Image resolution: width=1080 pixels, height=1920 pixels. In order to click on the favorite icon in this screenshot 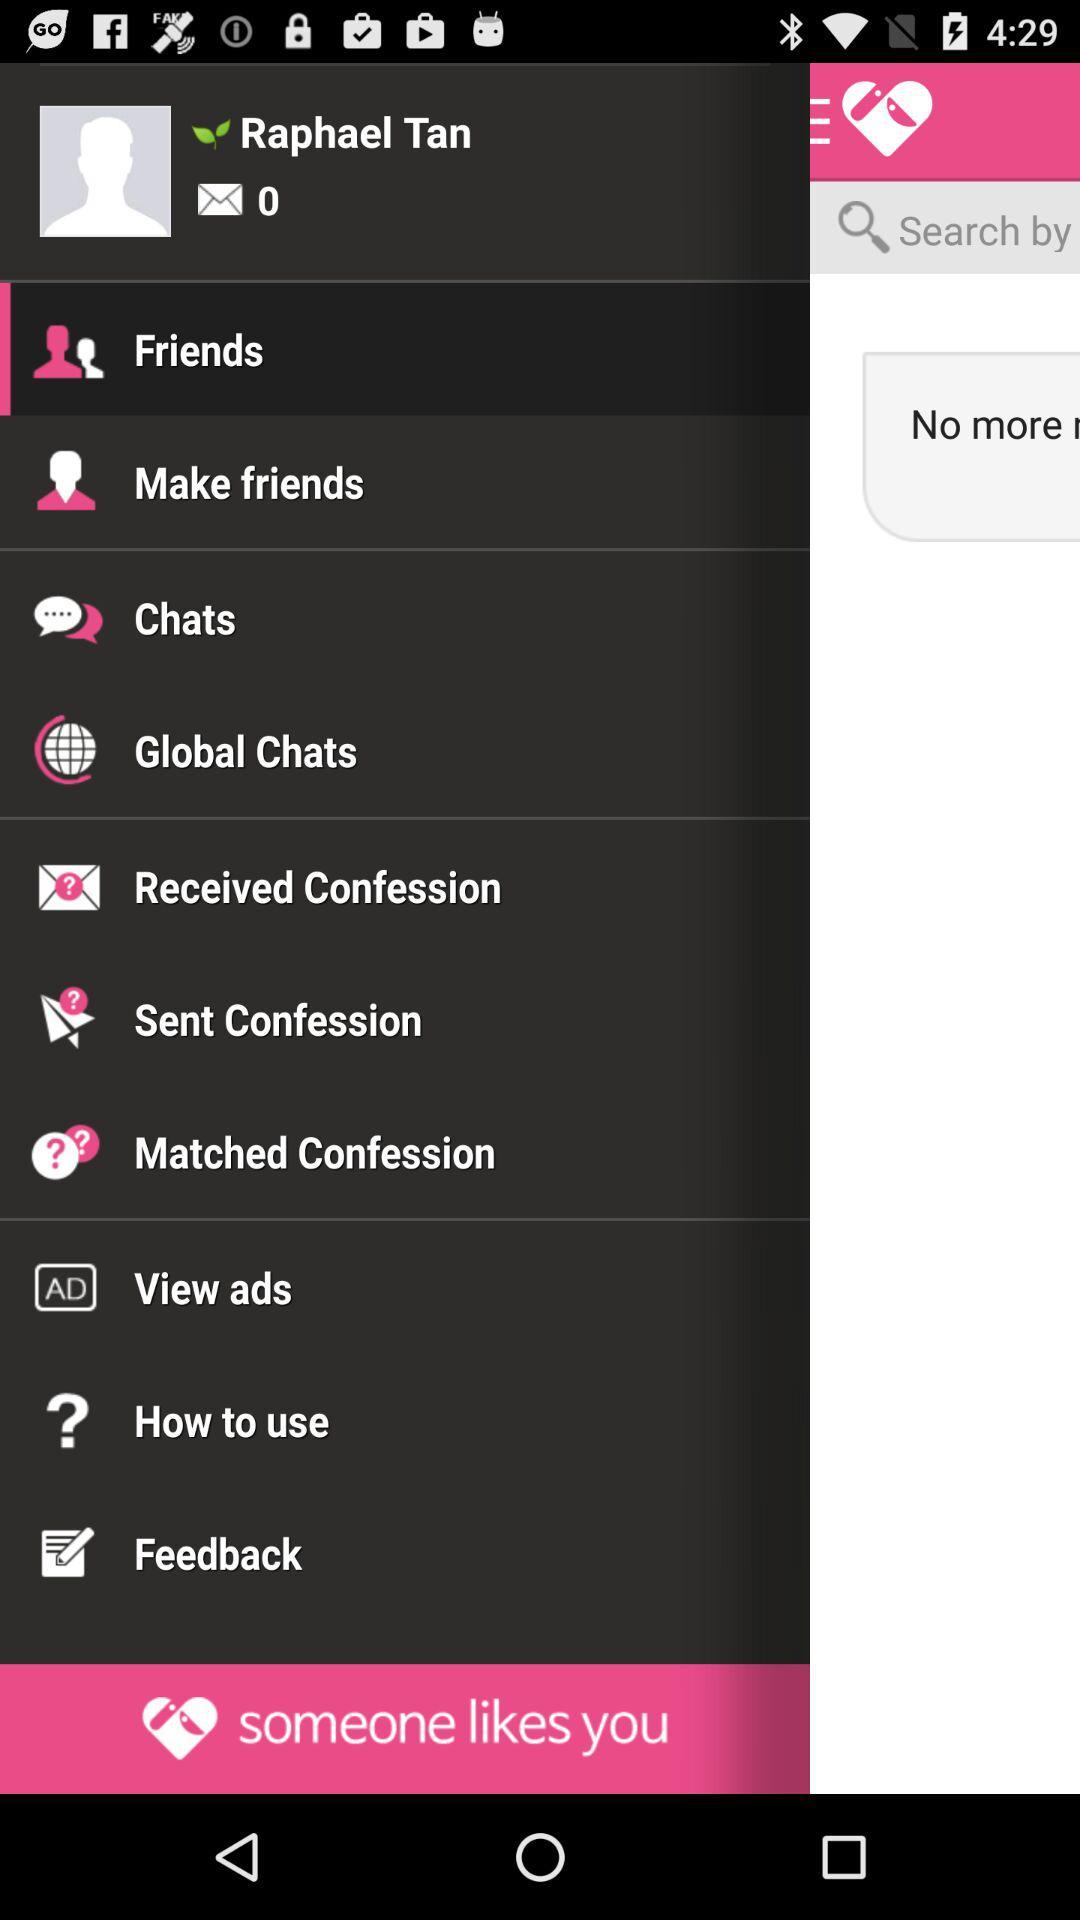, I will do `click(871, 129)`.